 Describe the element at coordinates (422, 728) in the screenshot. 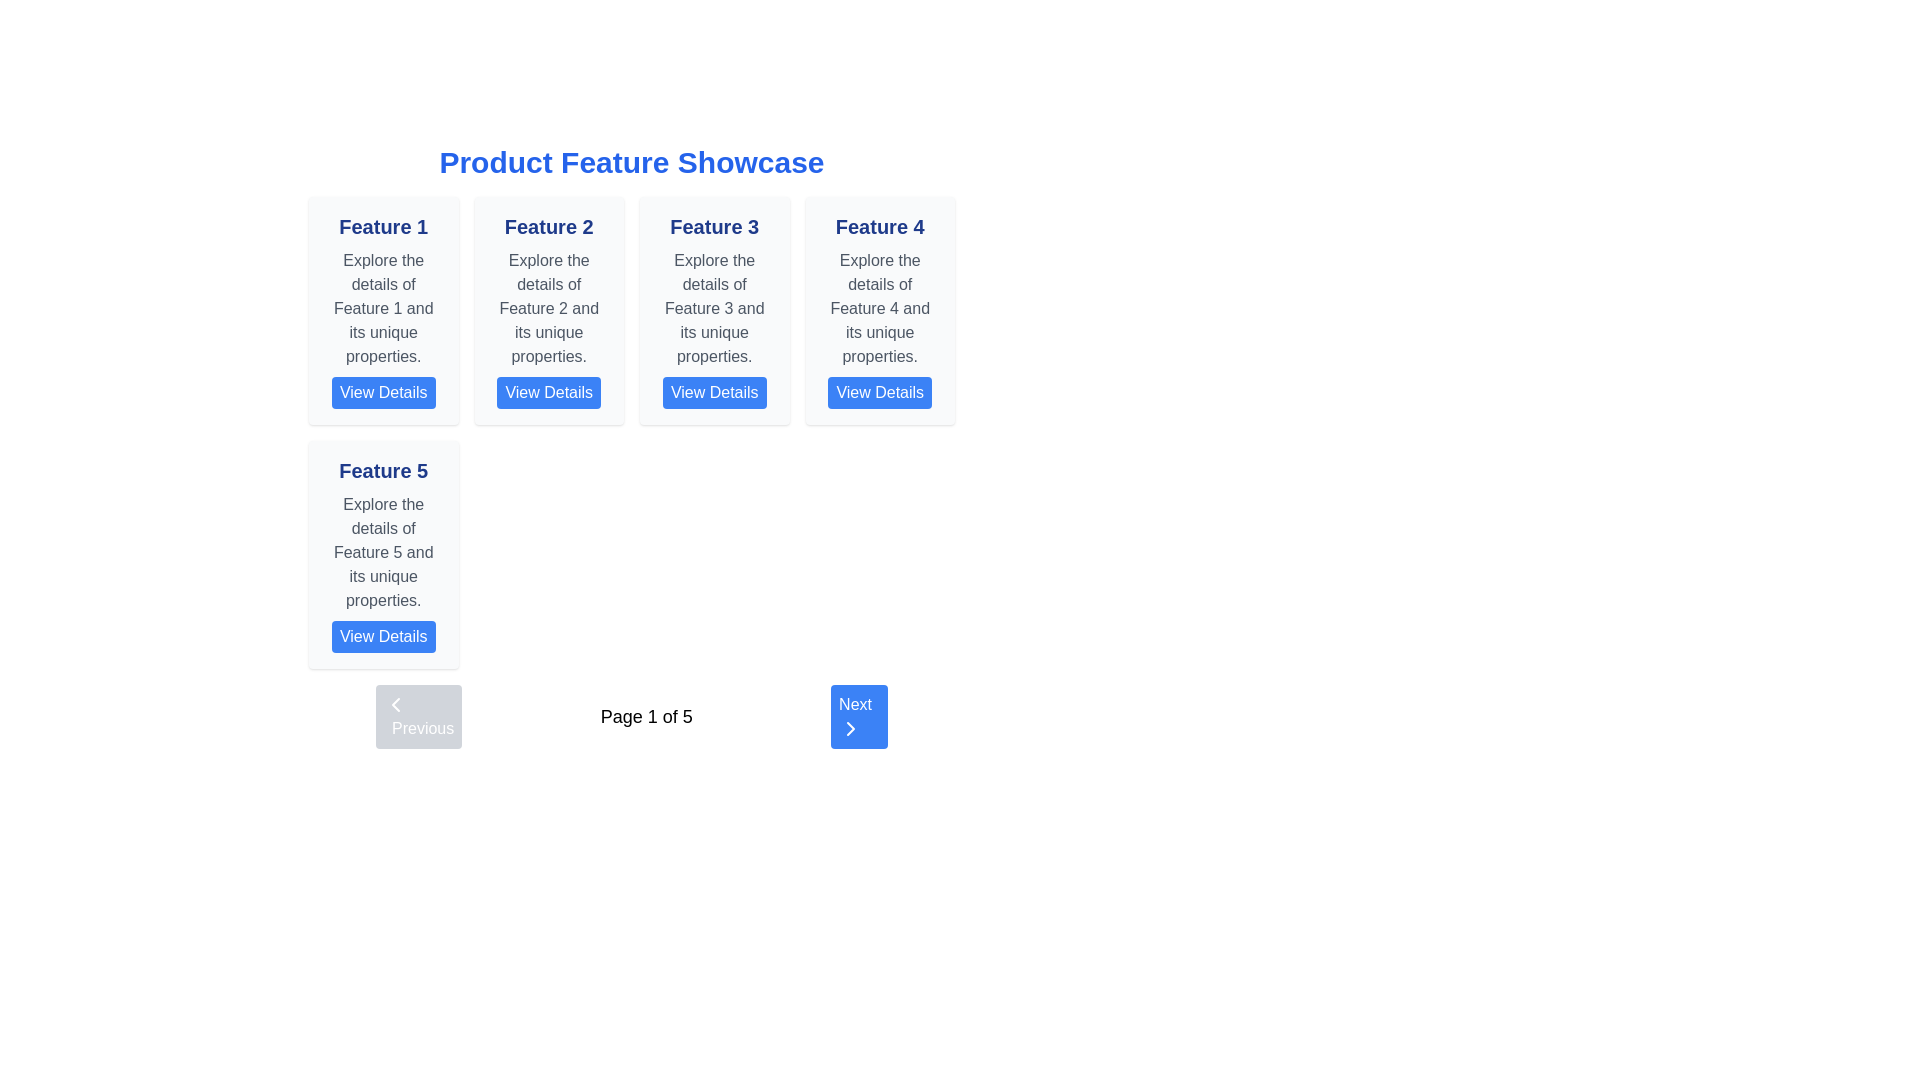

I see `the 'Previous' text label located in the pagination control at the bottom-left of the interface, which is styled in white on a blue background with rounded corners` at that location.